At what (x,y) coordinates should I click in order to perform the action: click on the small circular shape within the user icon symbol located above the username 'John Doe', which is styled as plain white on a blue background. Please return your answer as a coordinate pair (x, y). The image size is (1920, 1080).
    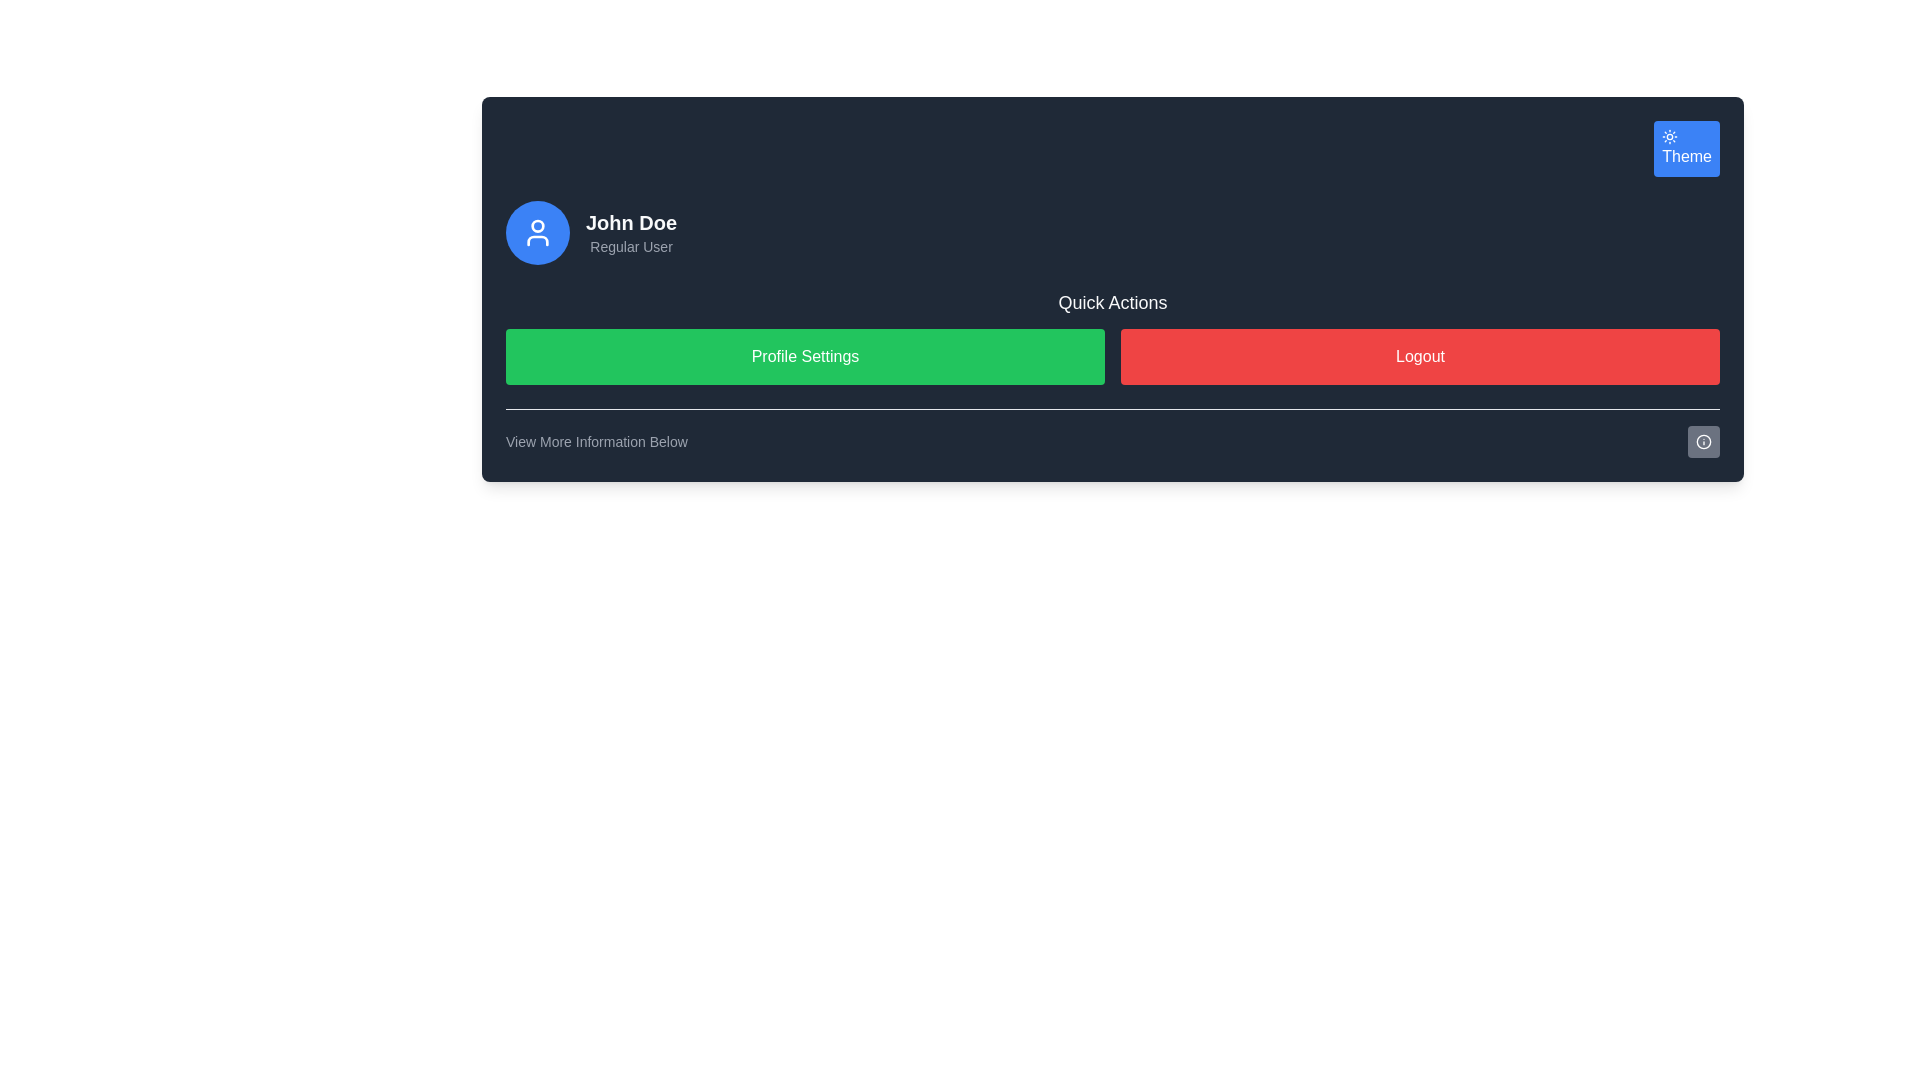
    Looking at the image, I should click on (537, 225).